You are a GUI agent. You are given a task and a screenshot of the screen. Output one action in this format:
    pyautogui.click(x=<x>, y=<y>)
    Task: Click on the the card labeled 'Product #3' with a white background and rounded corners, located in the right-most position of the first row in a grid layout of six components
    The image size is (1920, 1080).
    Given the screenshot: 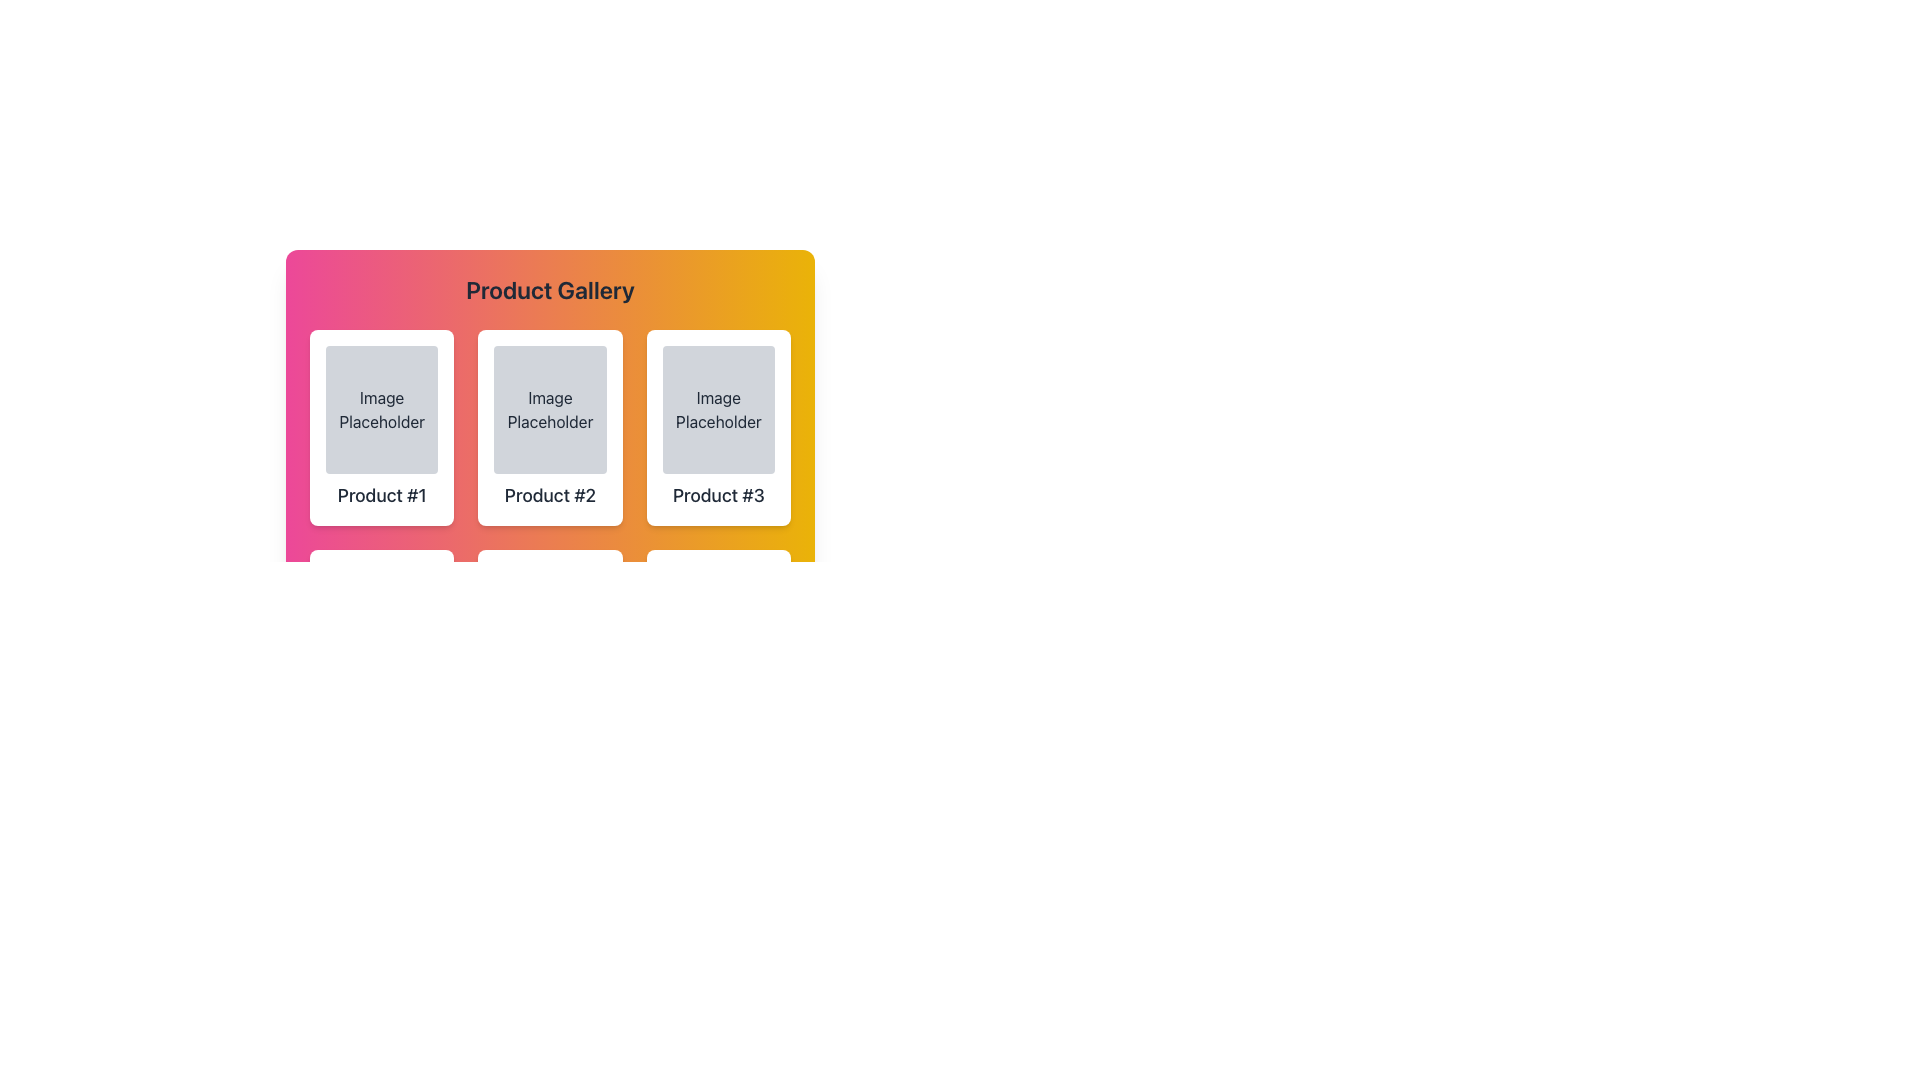 What is the action you would take?
    pyautogui.click(x=718, y=427)
    